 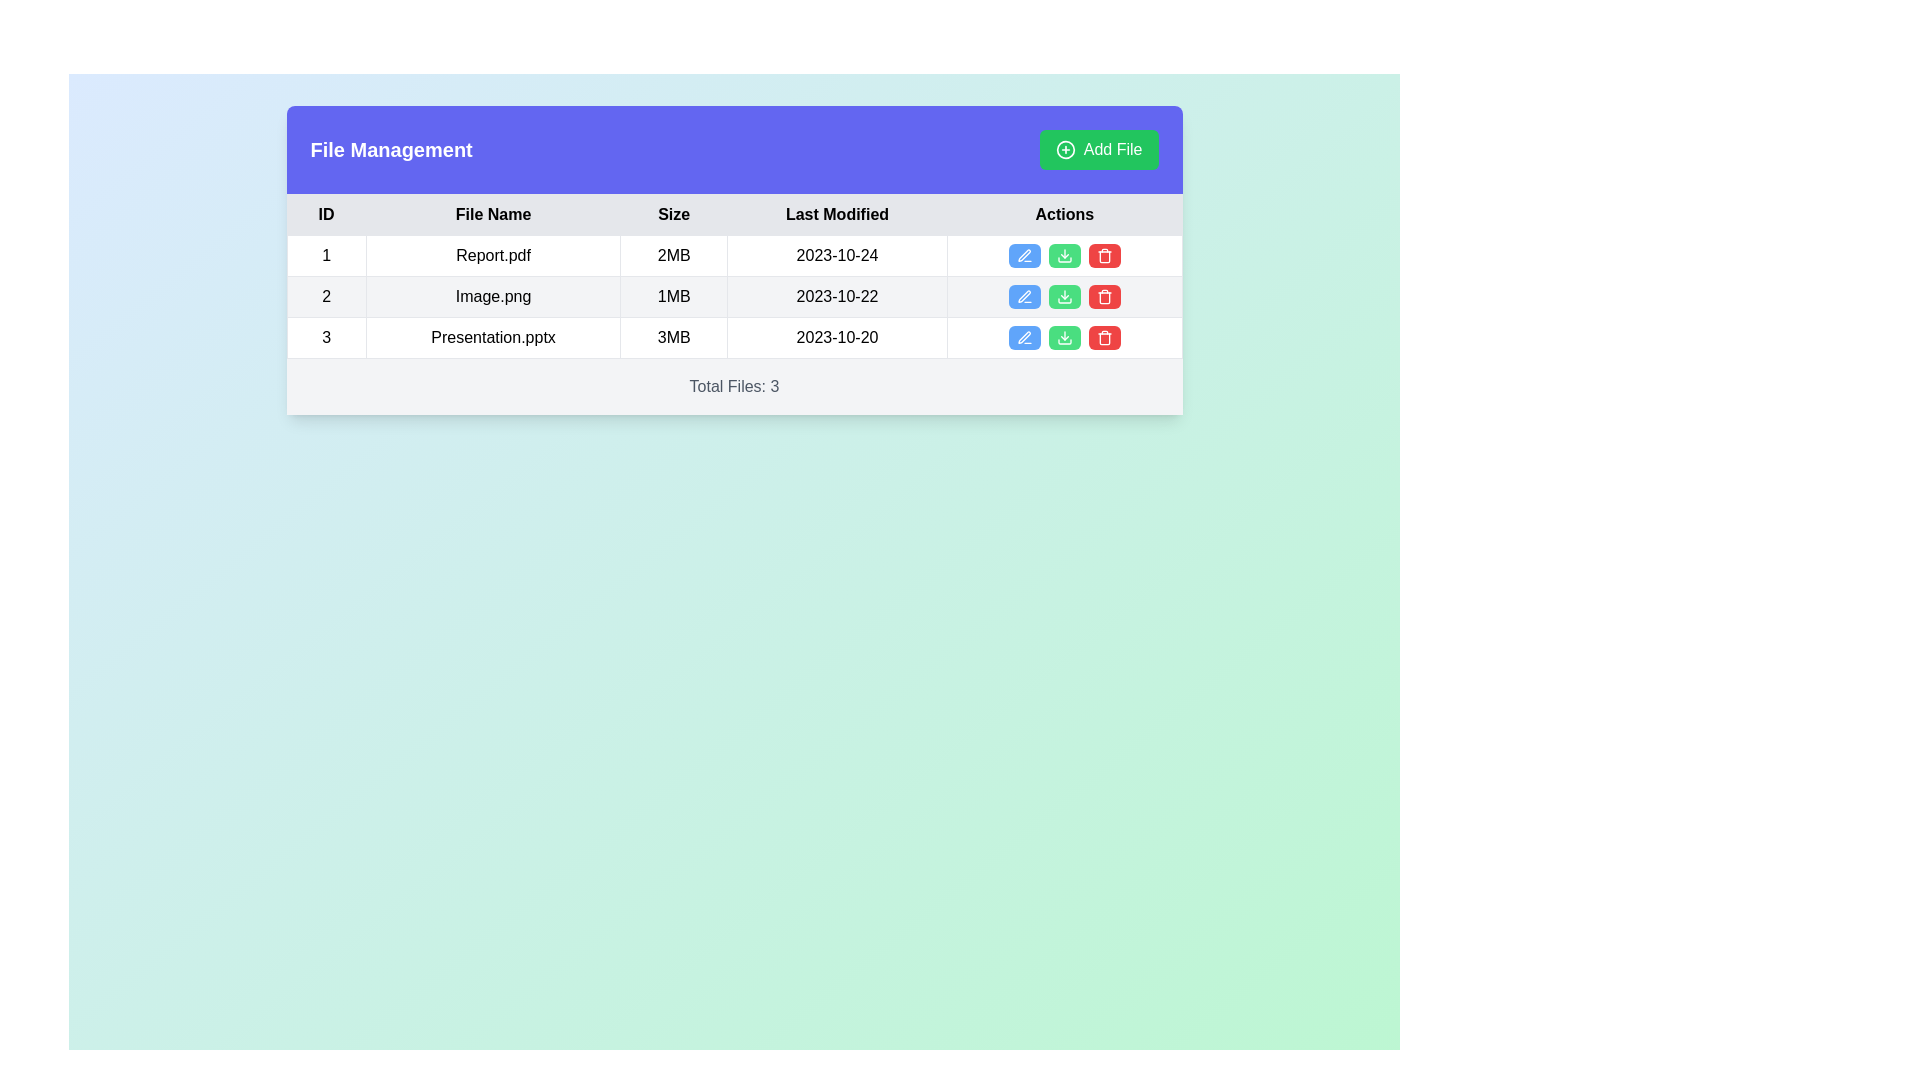 What do you see at coordinates (1024, 254) in the screenshot?
I see `the Edit Pen Icon located in the Actions column for the file 'Image.png' to initiate editing` at bounding box center [1024, 254].